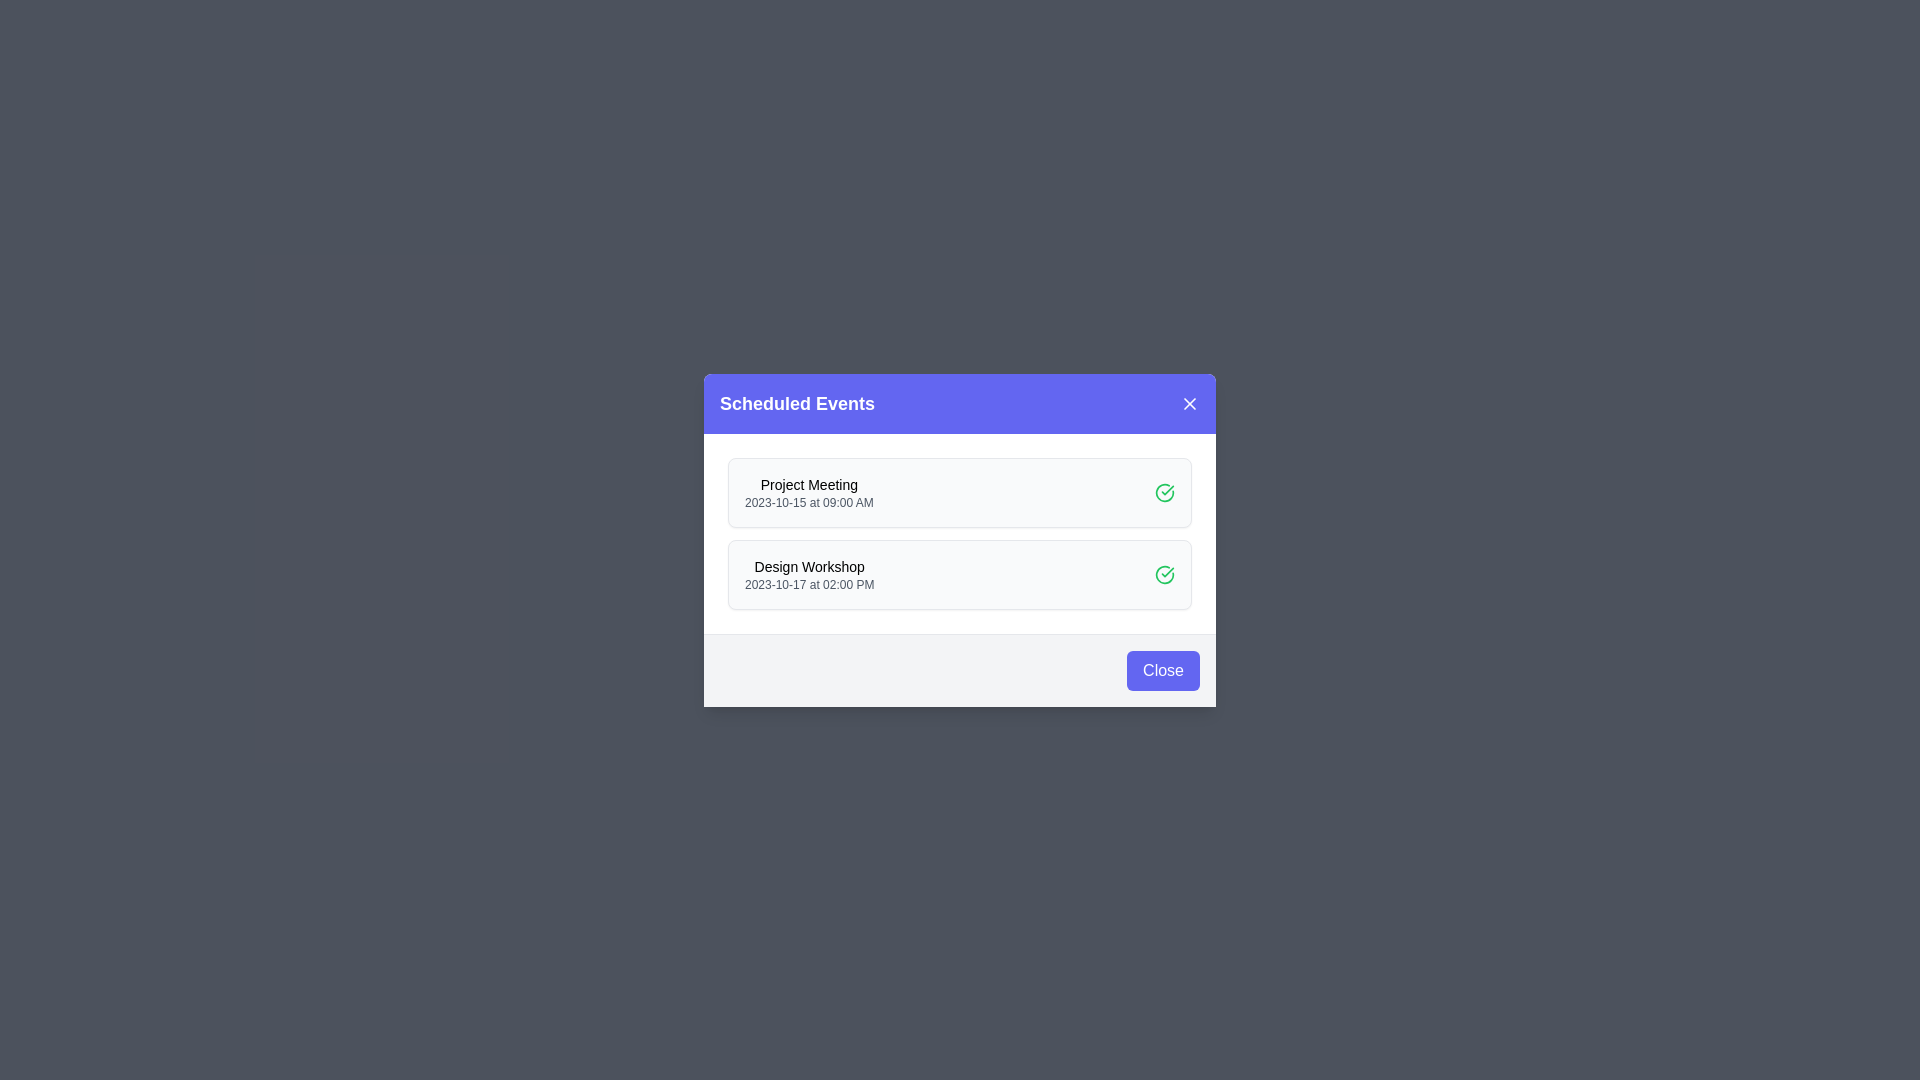 The width and height of the screenshot is (1920, 1080). I want to click on the 'Close' button with white text on a purple background located at the bottom-right corner of the 'Scheduled Events' modal, so click(1163, 670).